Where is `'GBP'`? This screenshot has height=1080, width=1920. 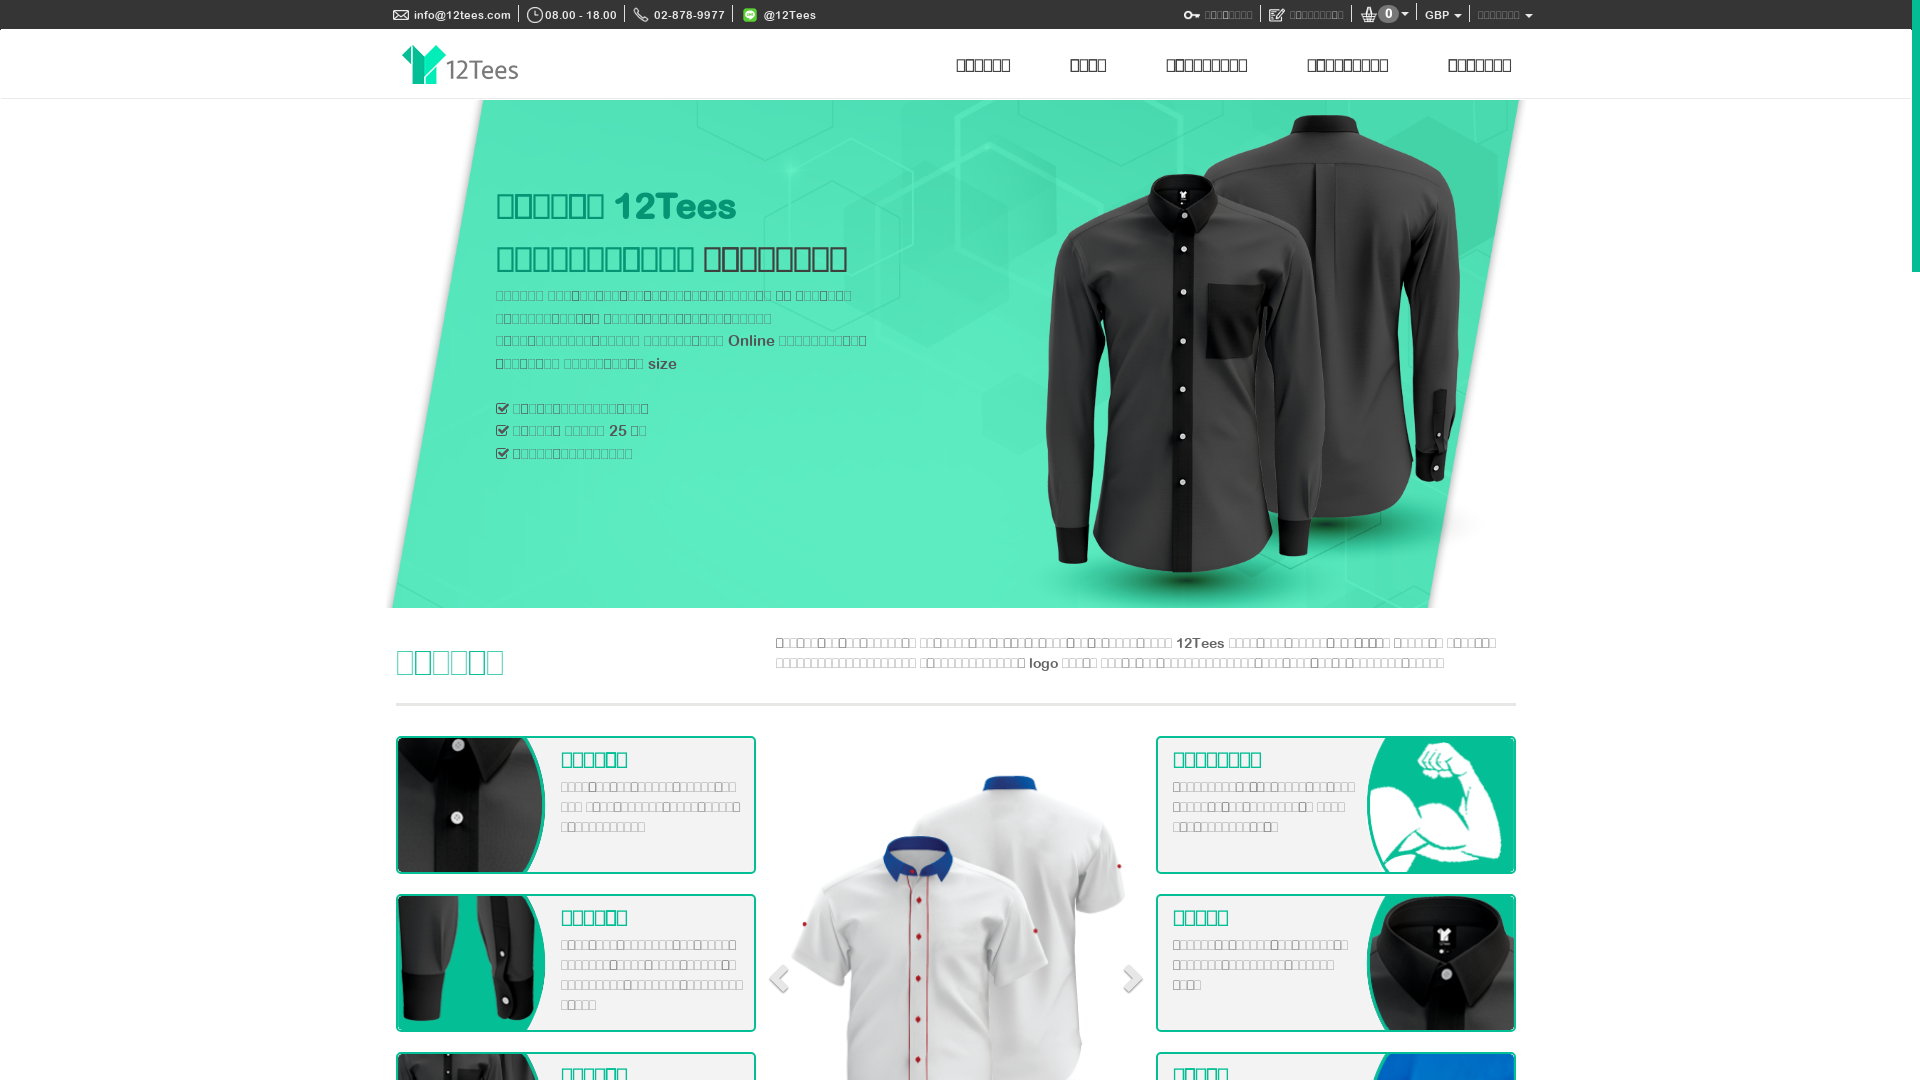
'GBP' is located at coordinates (1443, 15).